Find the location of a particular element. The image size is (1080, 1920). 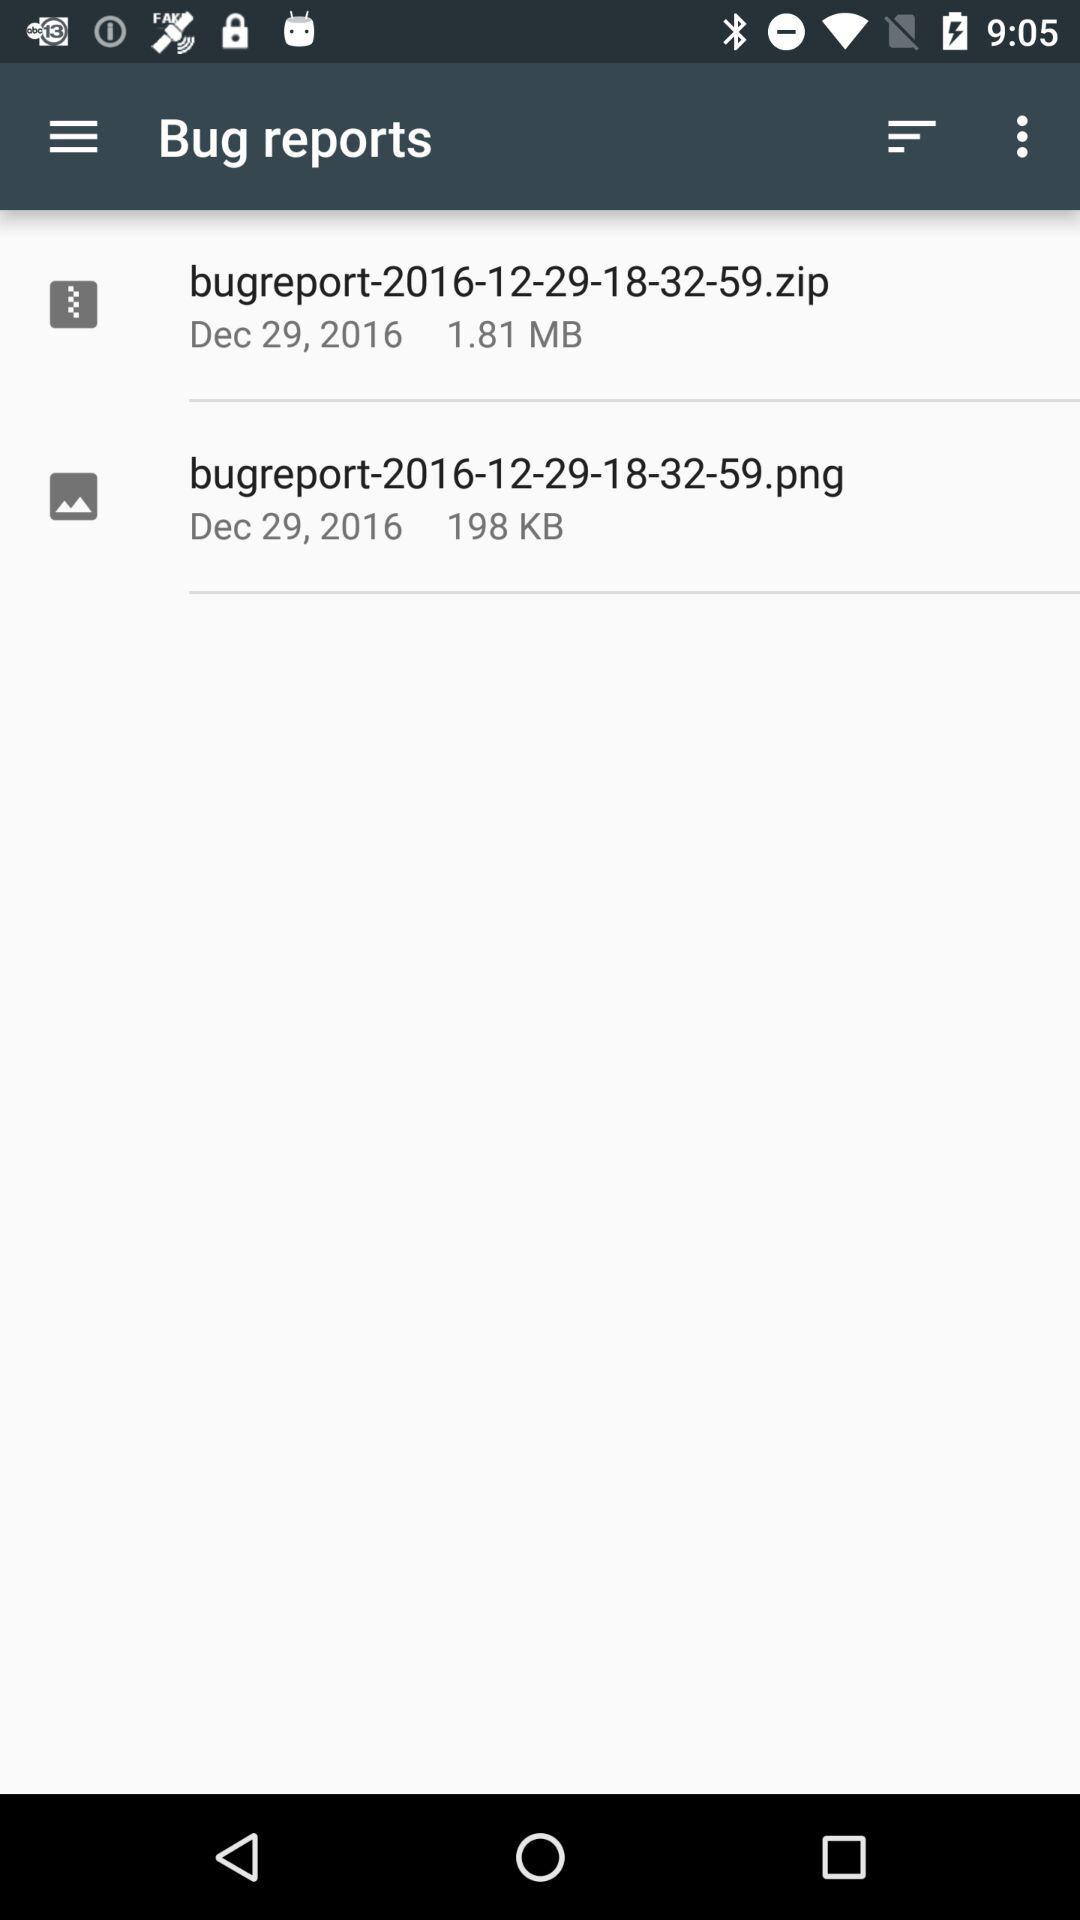

198 kb is located at coordinates (564, 524).